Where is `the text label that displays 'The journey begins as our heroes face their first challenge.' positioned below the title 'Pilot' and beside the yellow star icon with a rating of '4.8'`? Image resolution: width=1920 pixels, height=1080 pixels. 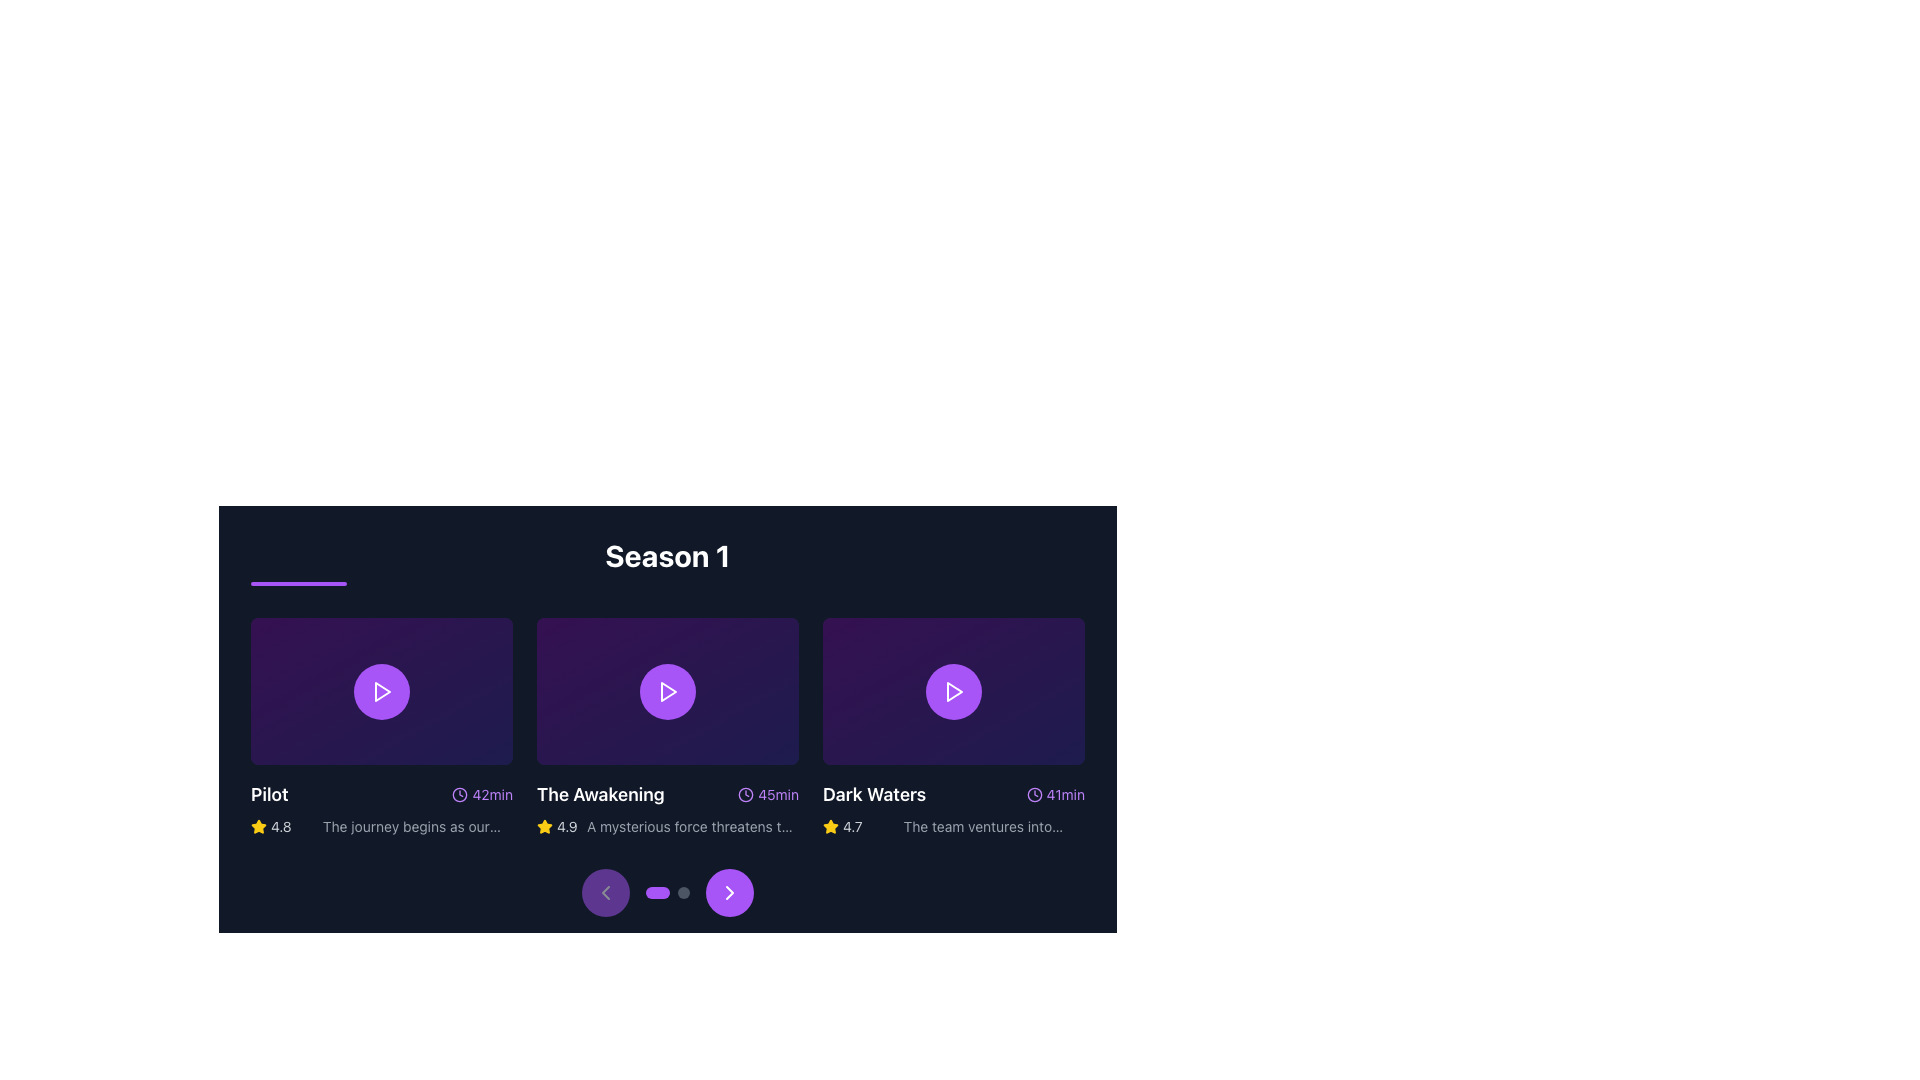 the text label that displays 'The journey begins as our heroes face their first challenge.' positioned below the title 'Pilot' and beside the yellow star icon with a rating of '4.8' is located at coordinates (405, 827).